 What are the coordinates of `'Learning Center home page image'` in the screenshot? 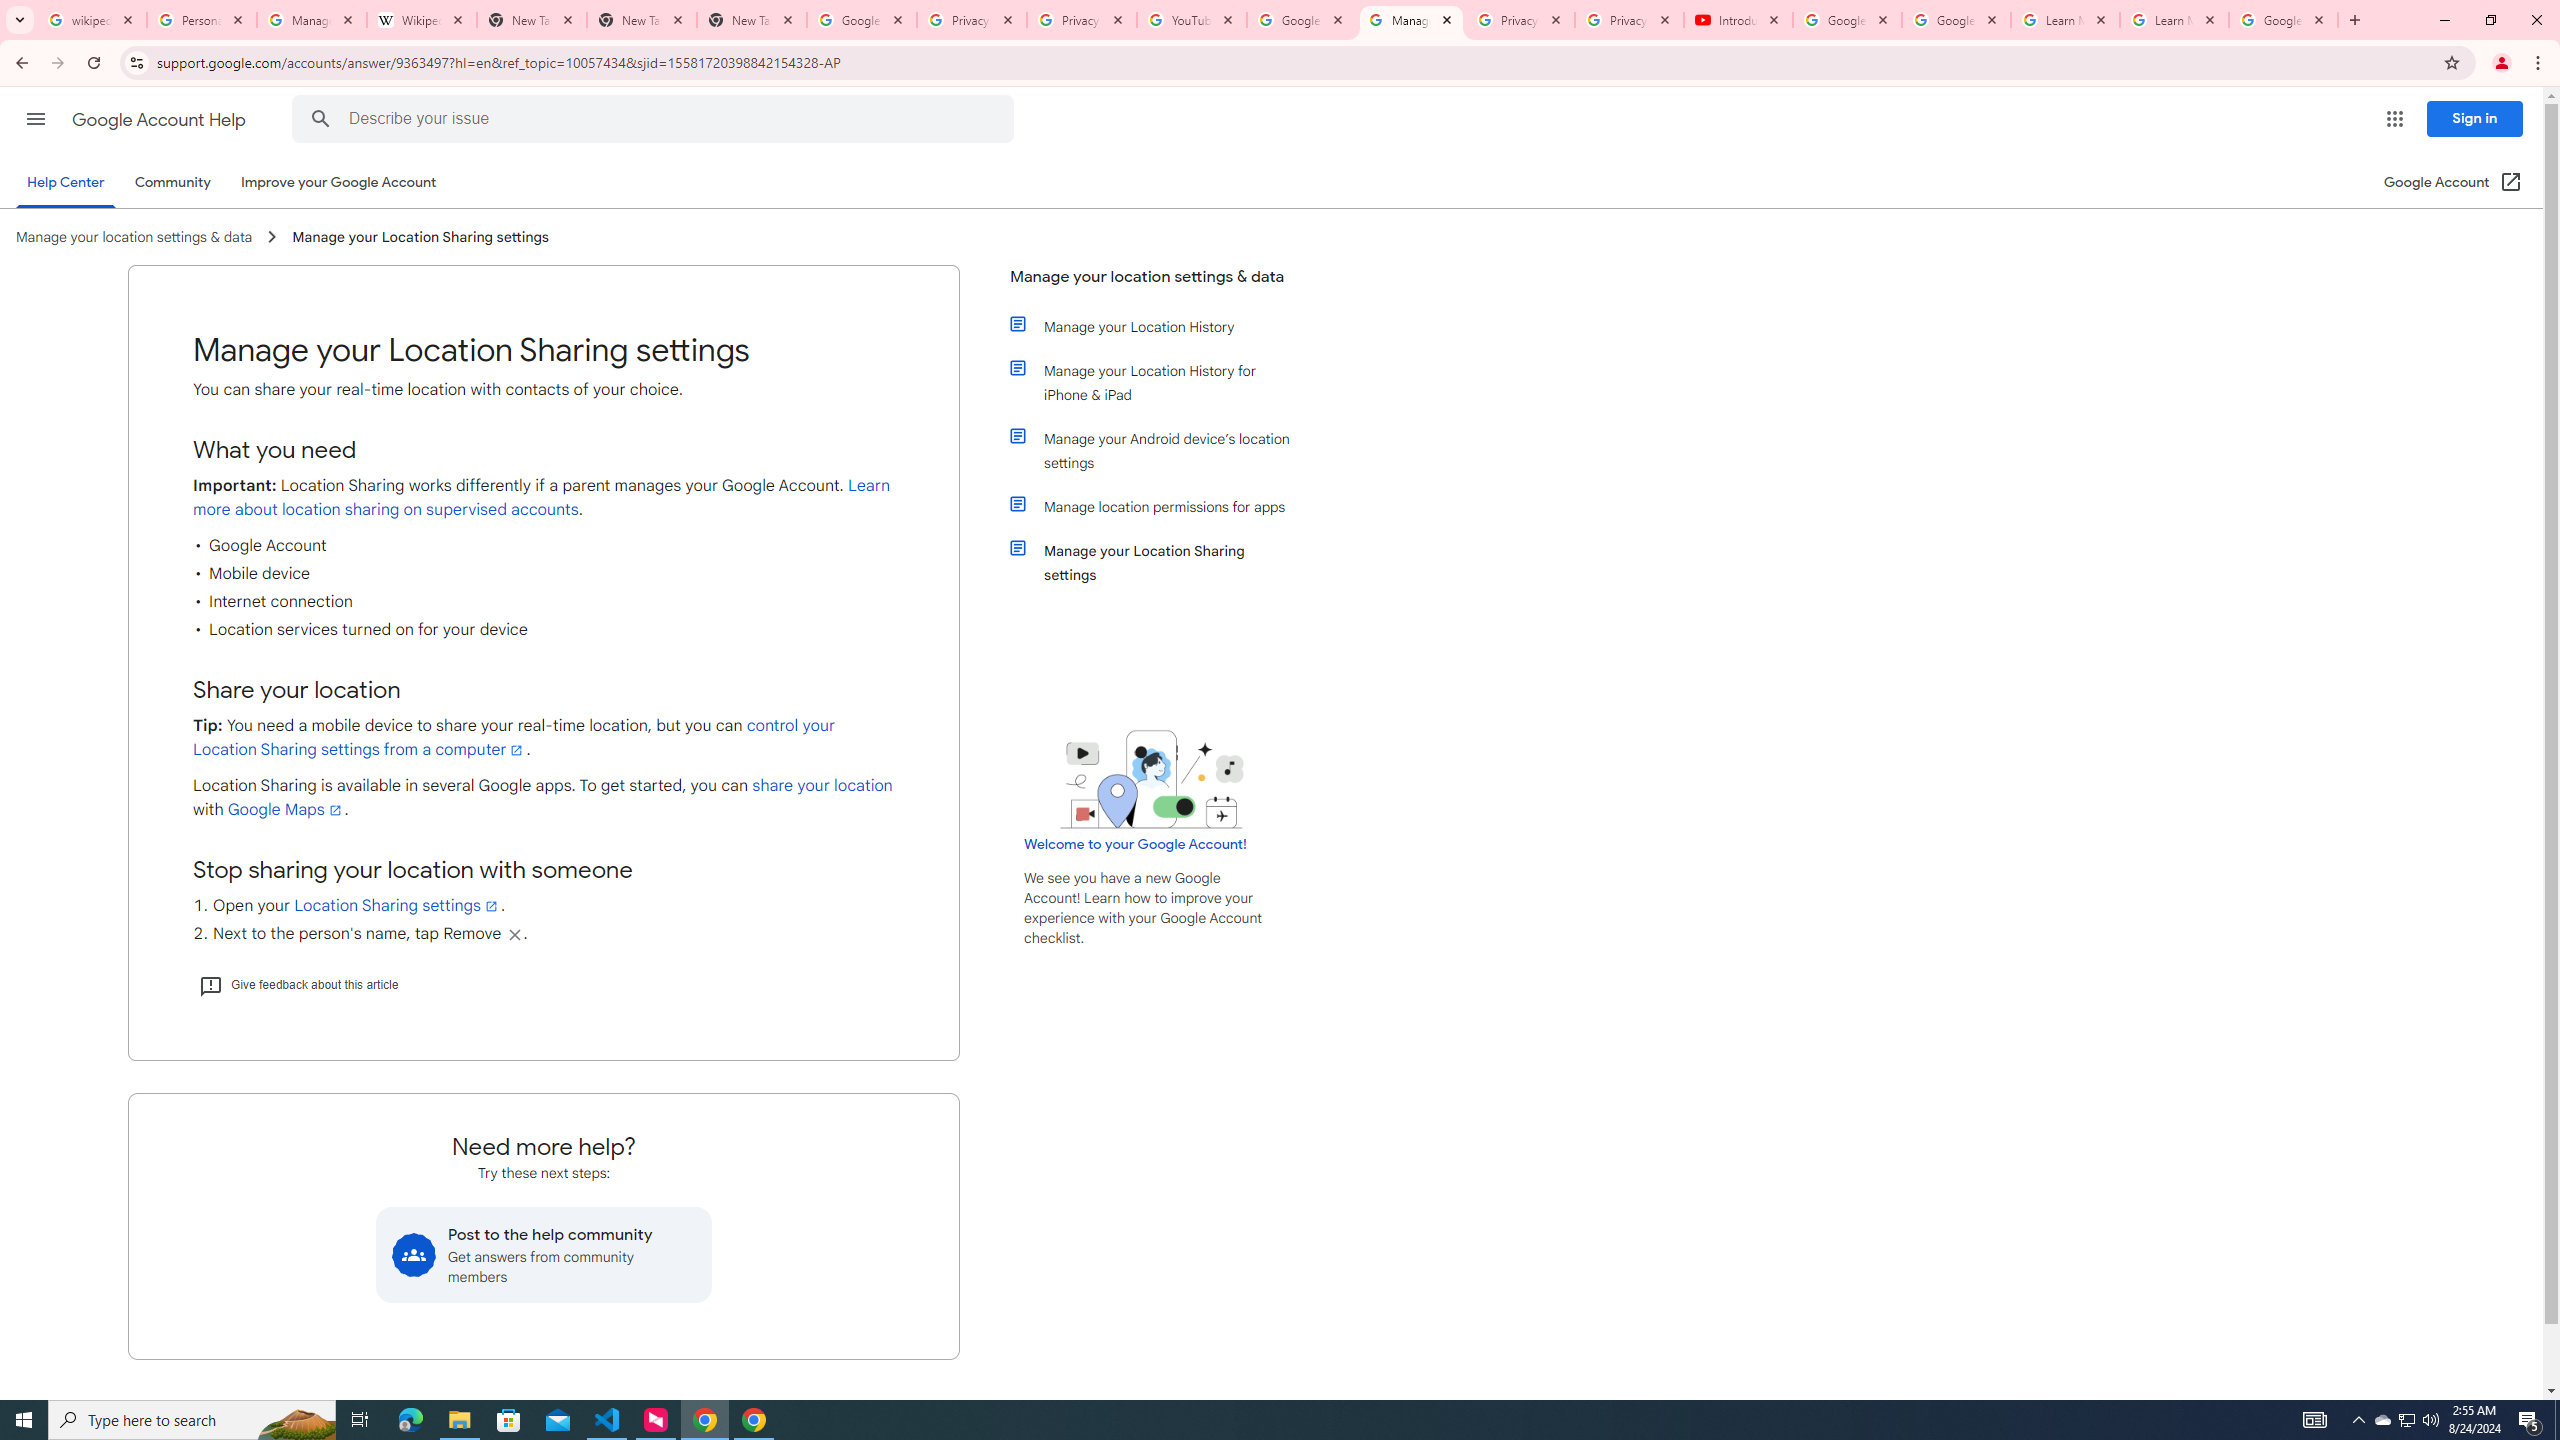 It's located at (1151, 778).